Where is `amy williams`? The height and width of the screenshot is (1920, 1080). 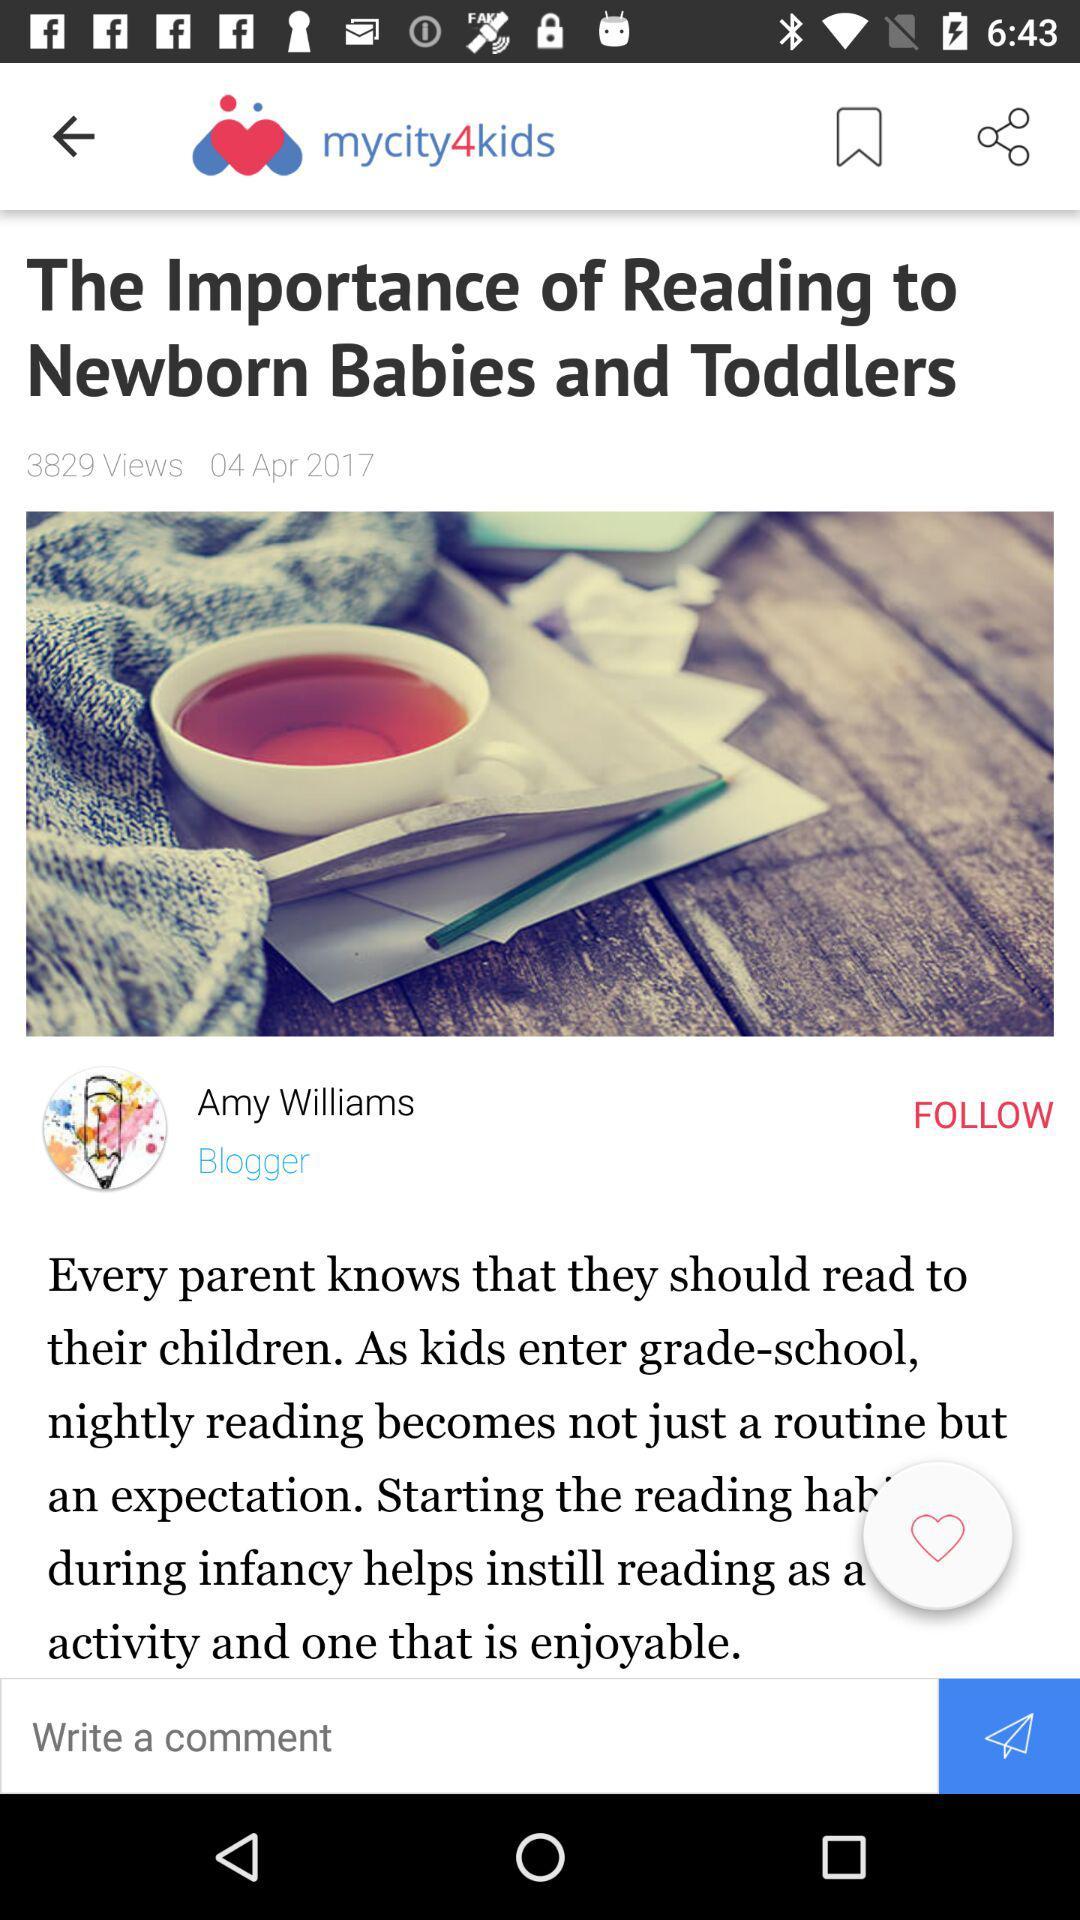 amy williams is located at coordinates (293, 1095).